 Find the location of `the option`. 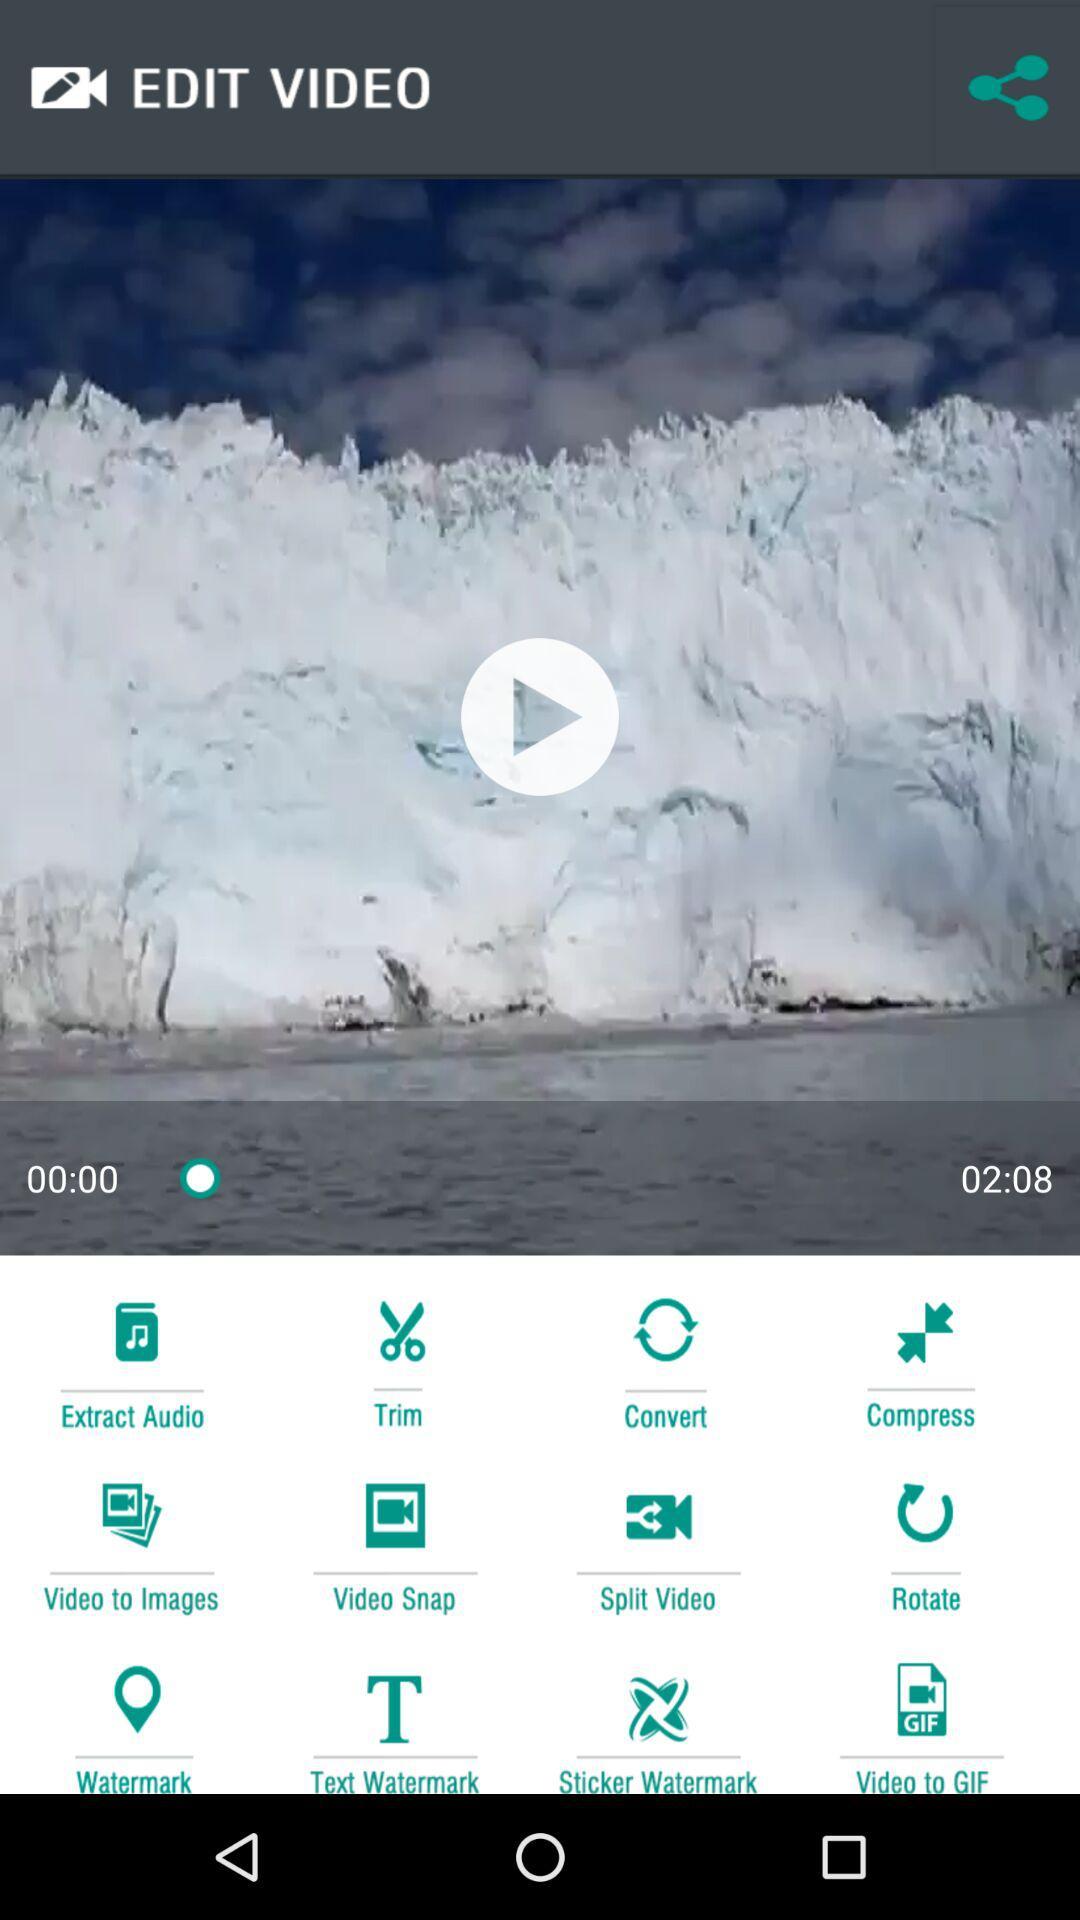

the option is located at coordinates (540, 716).